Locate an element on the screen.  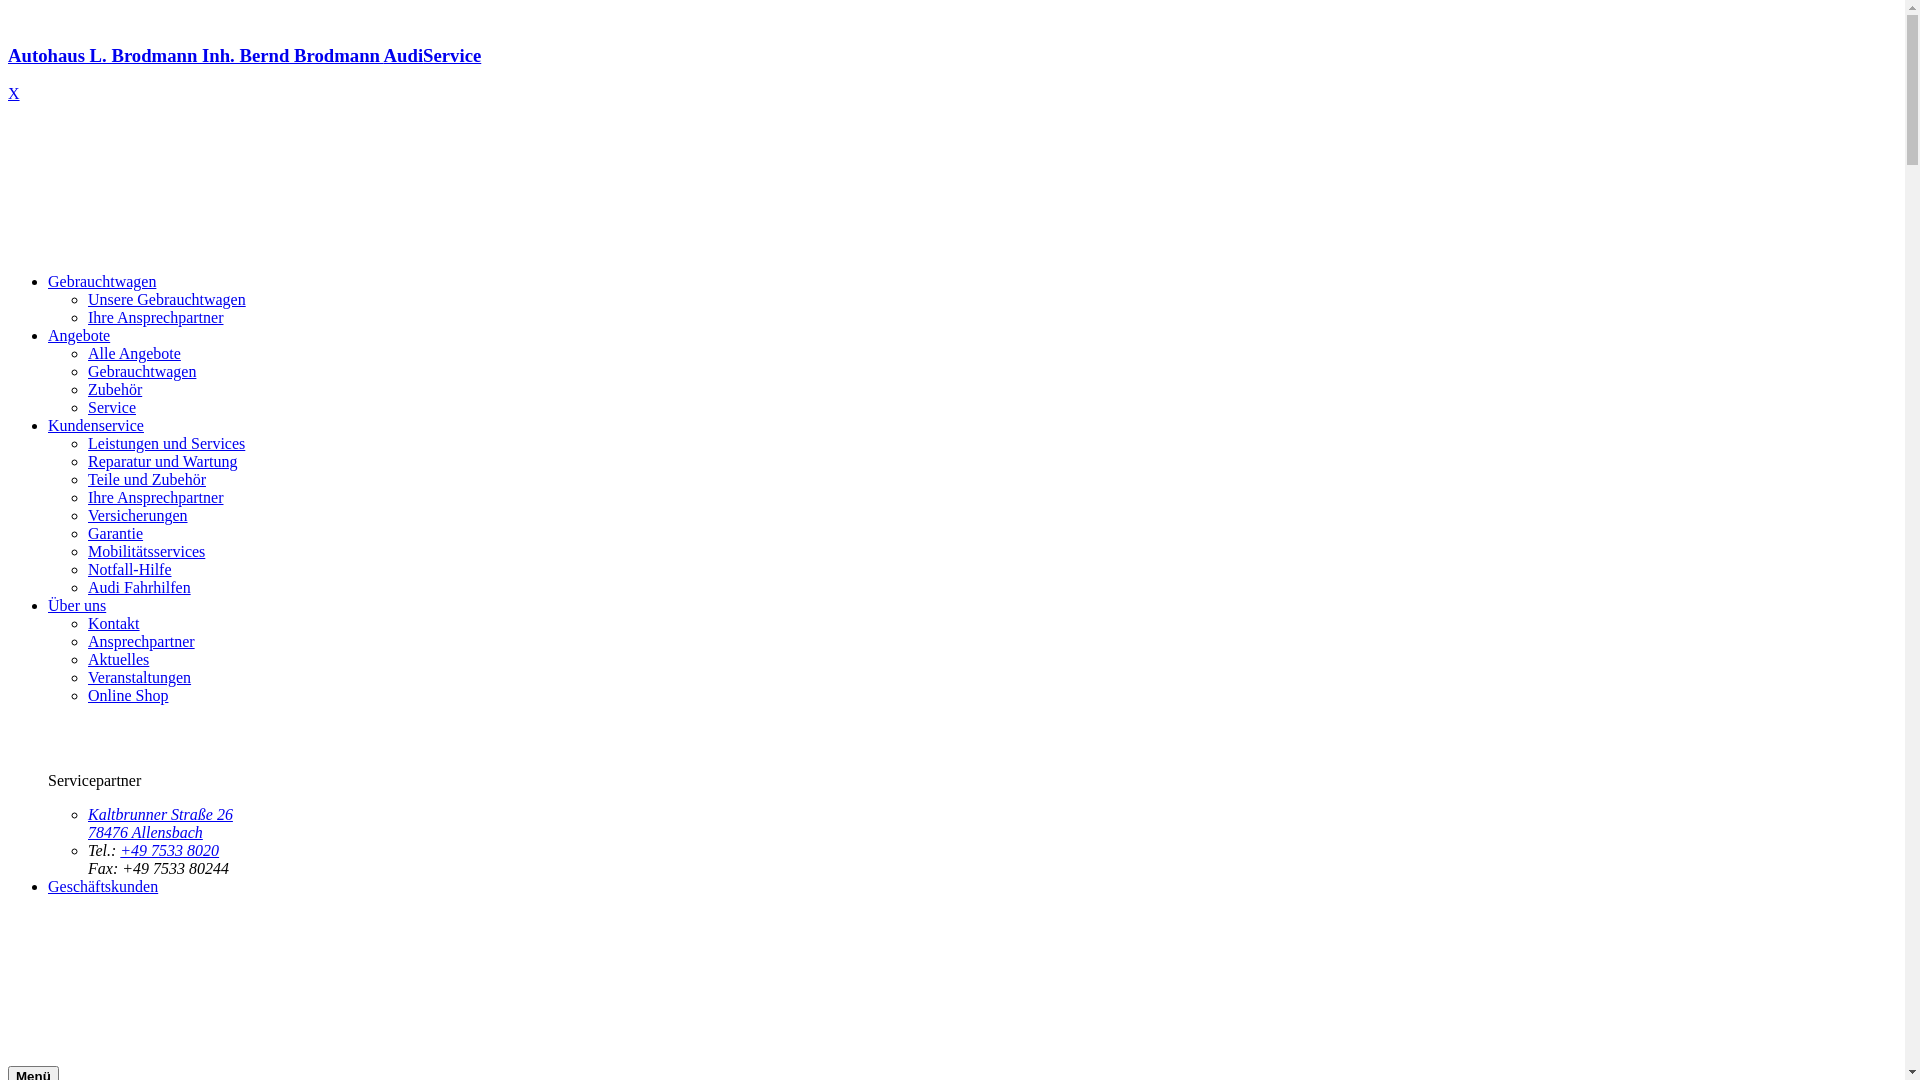
'Gebrauchtwagen' is located at coordinates (100, 281).